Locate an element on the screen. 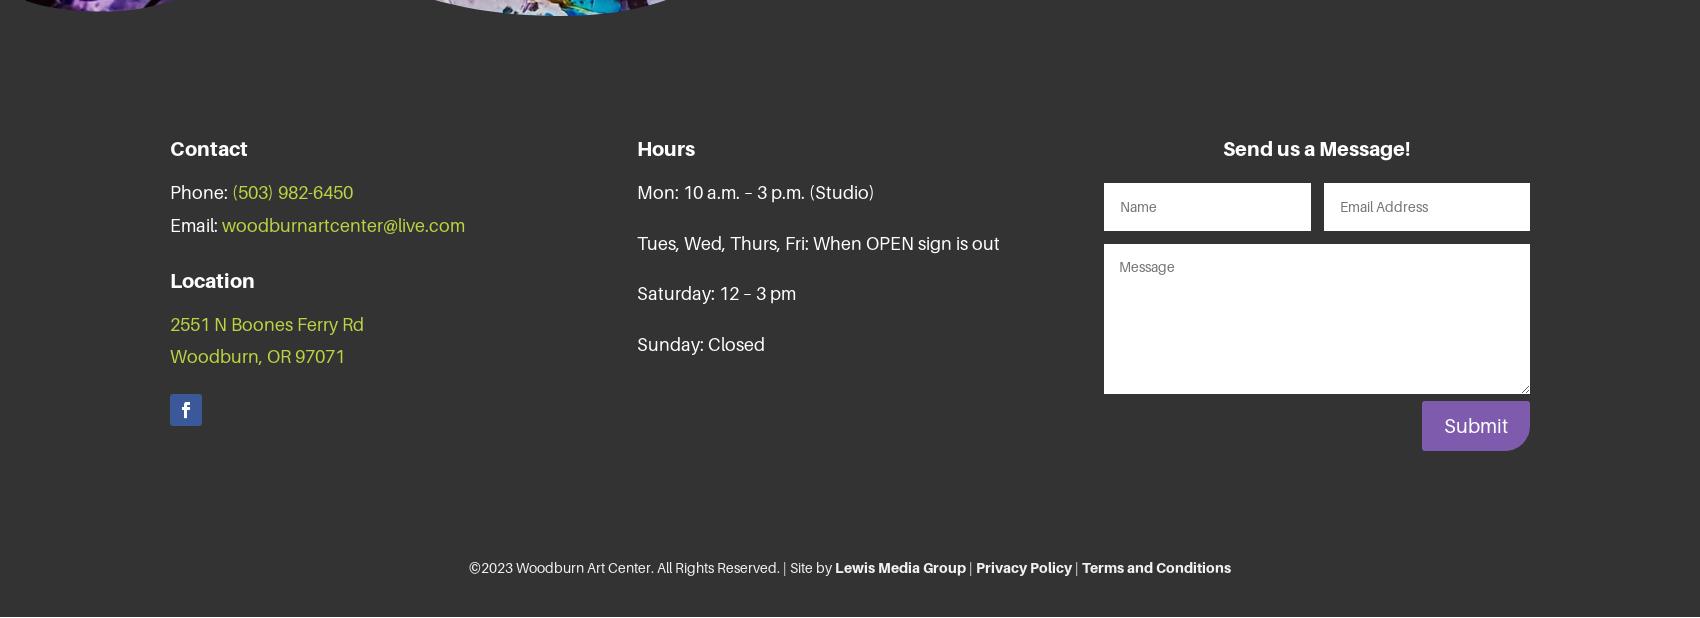 The width and height of the screenshot is (1700, 618). '©2023   Woodburn Art Center. All Rights Reserved. | Site by' is located at coordinates (651, 567).